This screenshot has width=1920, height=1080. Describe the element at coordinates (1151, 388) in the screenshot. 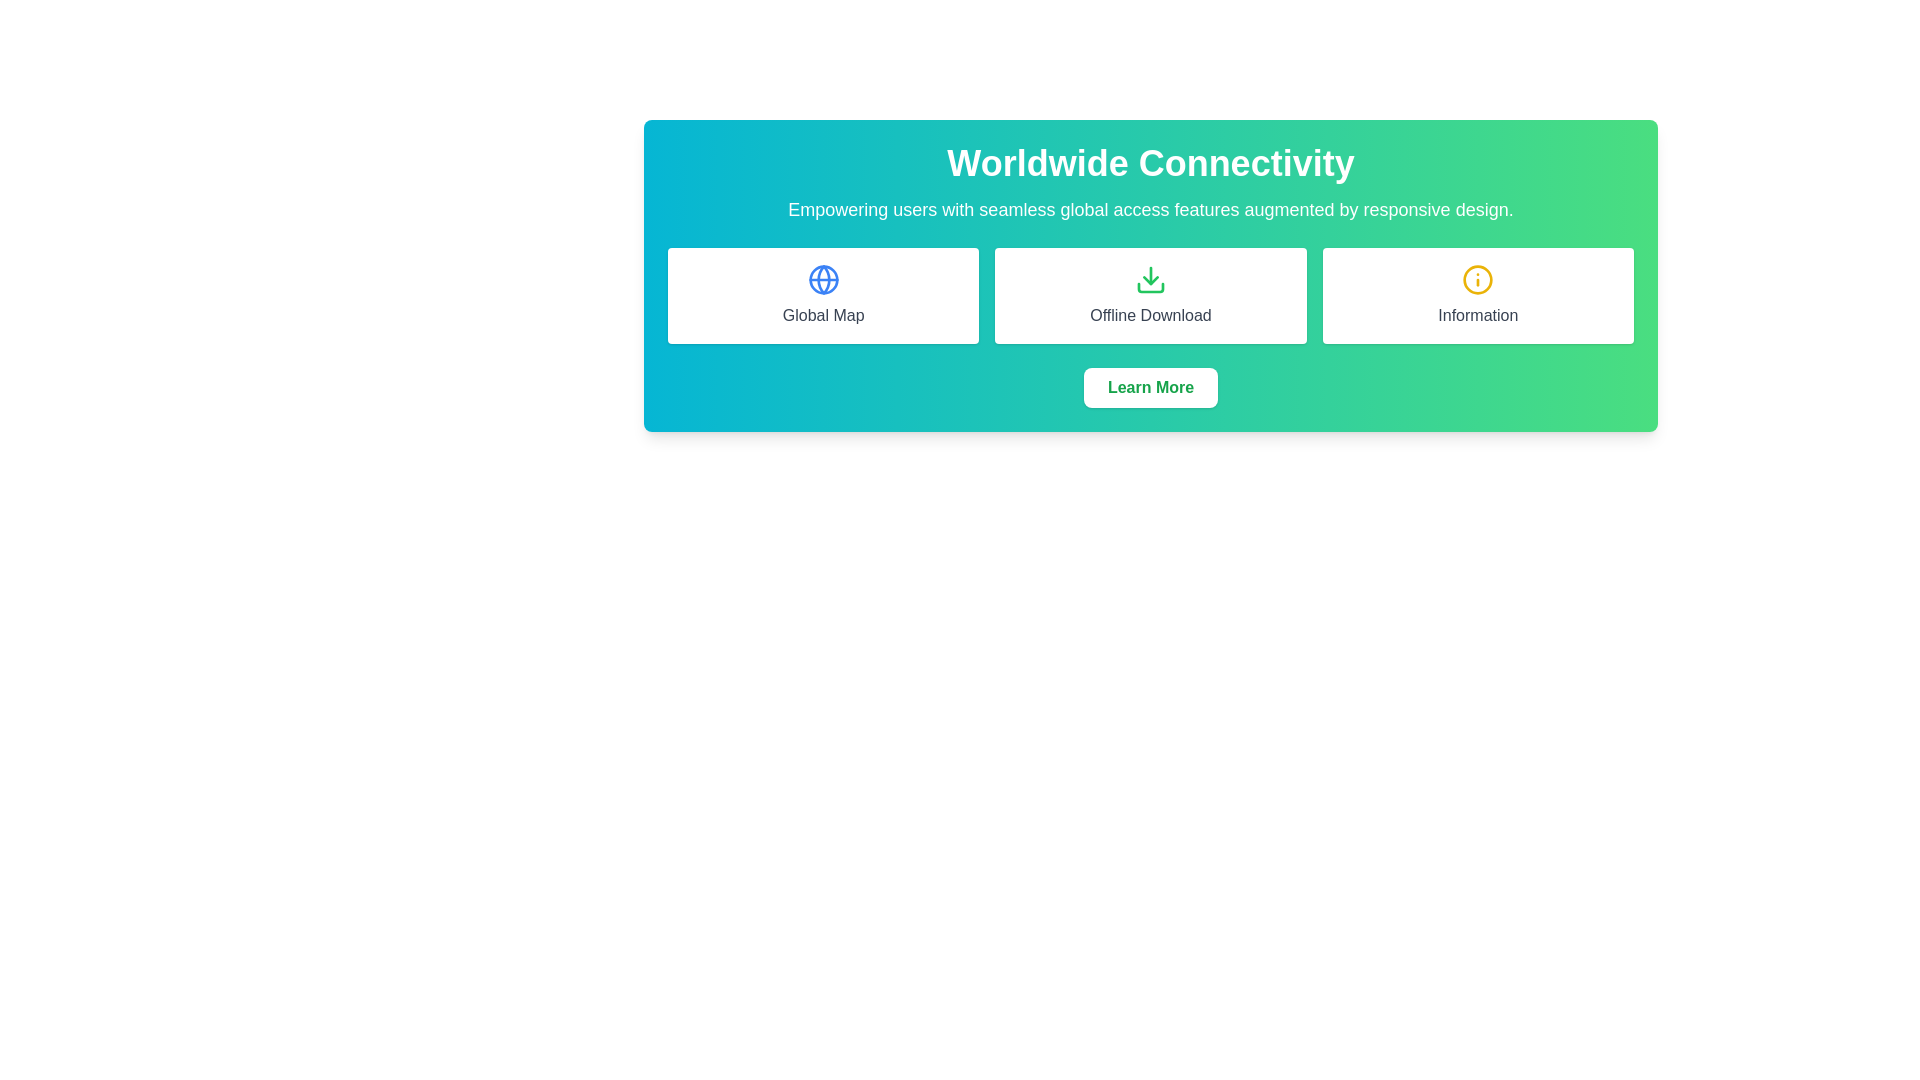

I see `the information button located at the bottom center of the card-like section` at that location.